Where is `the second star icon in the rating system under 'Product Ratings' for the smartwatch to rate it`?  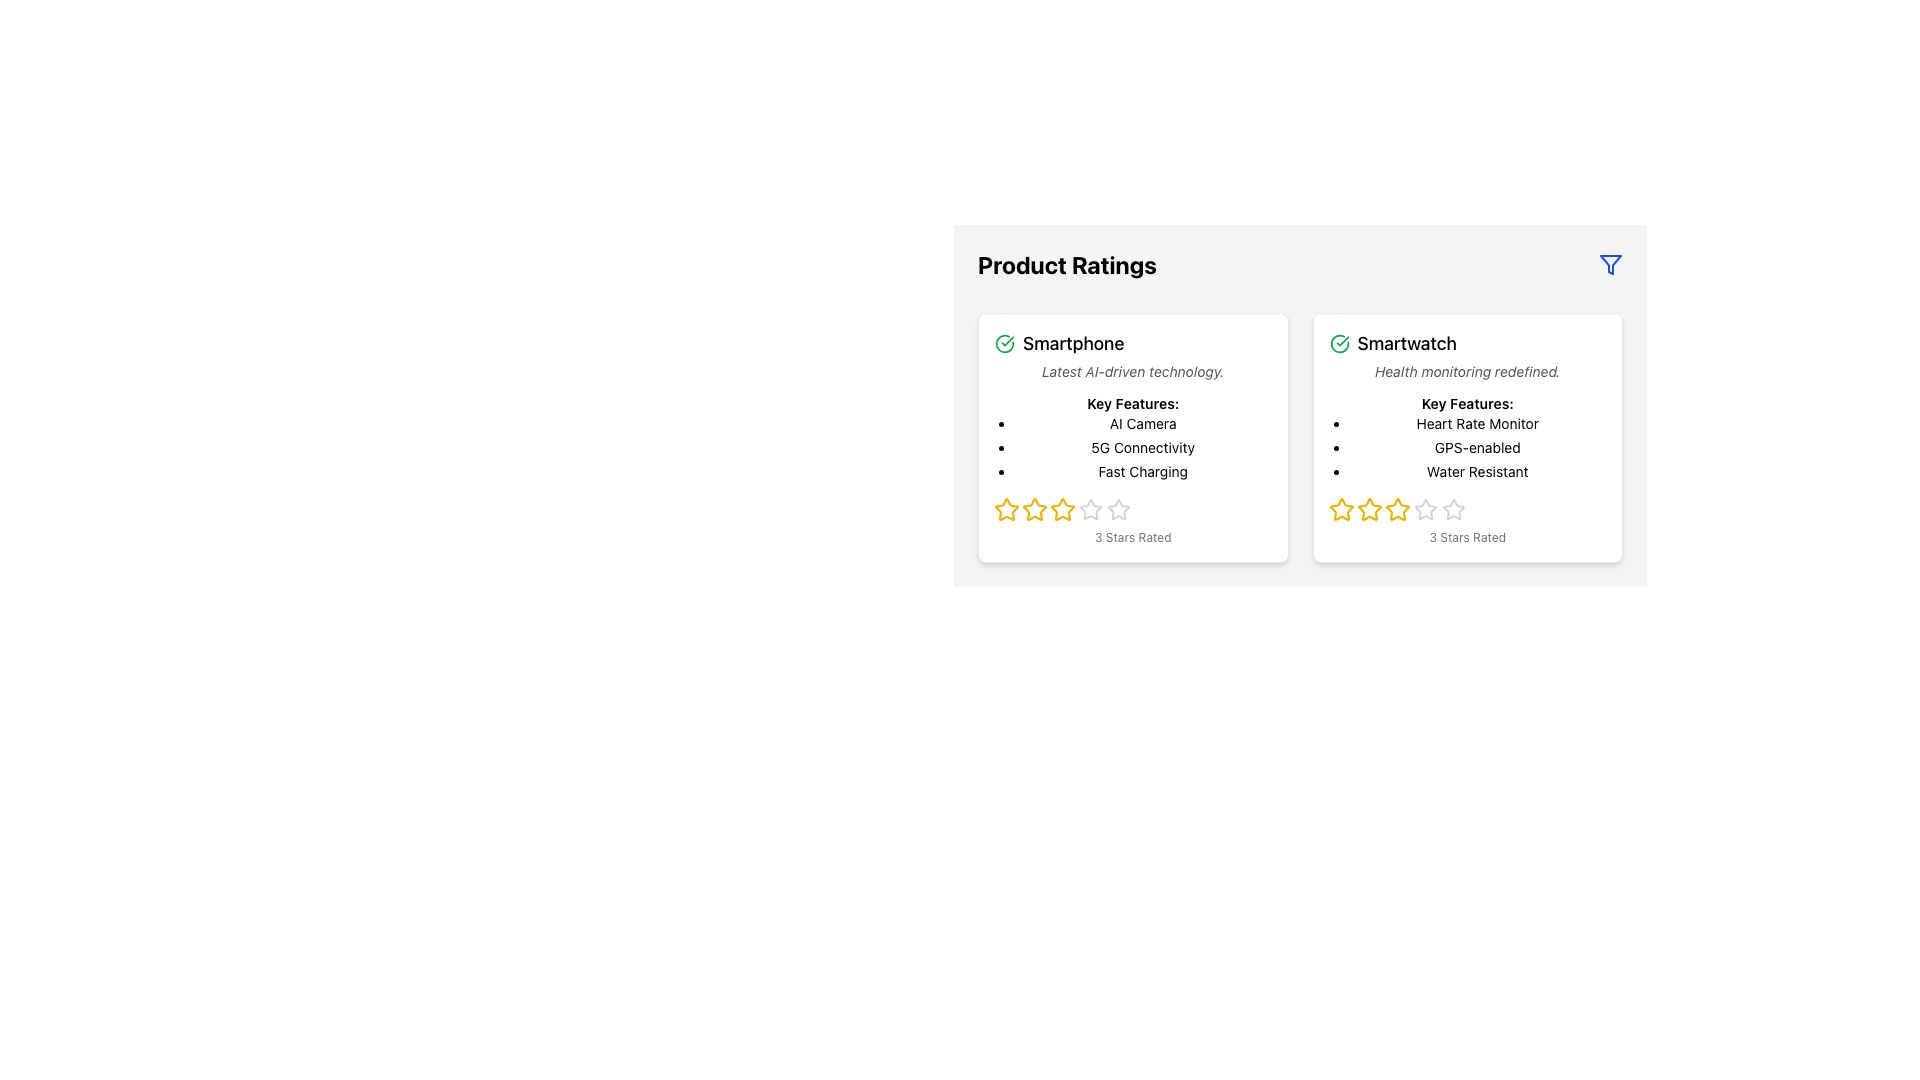
the second star icon in the rating system under 'Product Ratings' for the smartwatch to rate it is located at coordinates (1396, 508).